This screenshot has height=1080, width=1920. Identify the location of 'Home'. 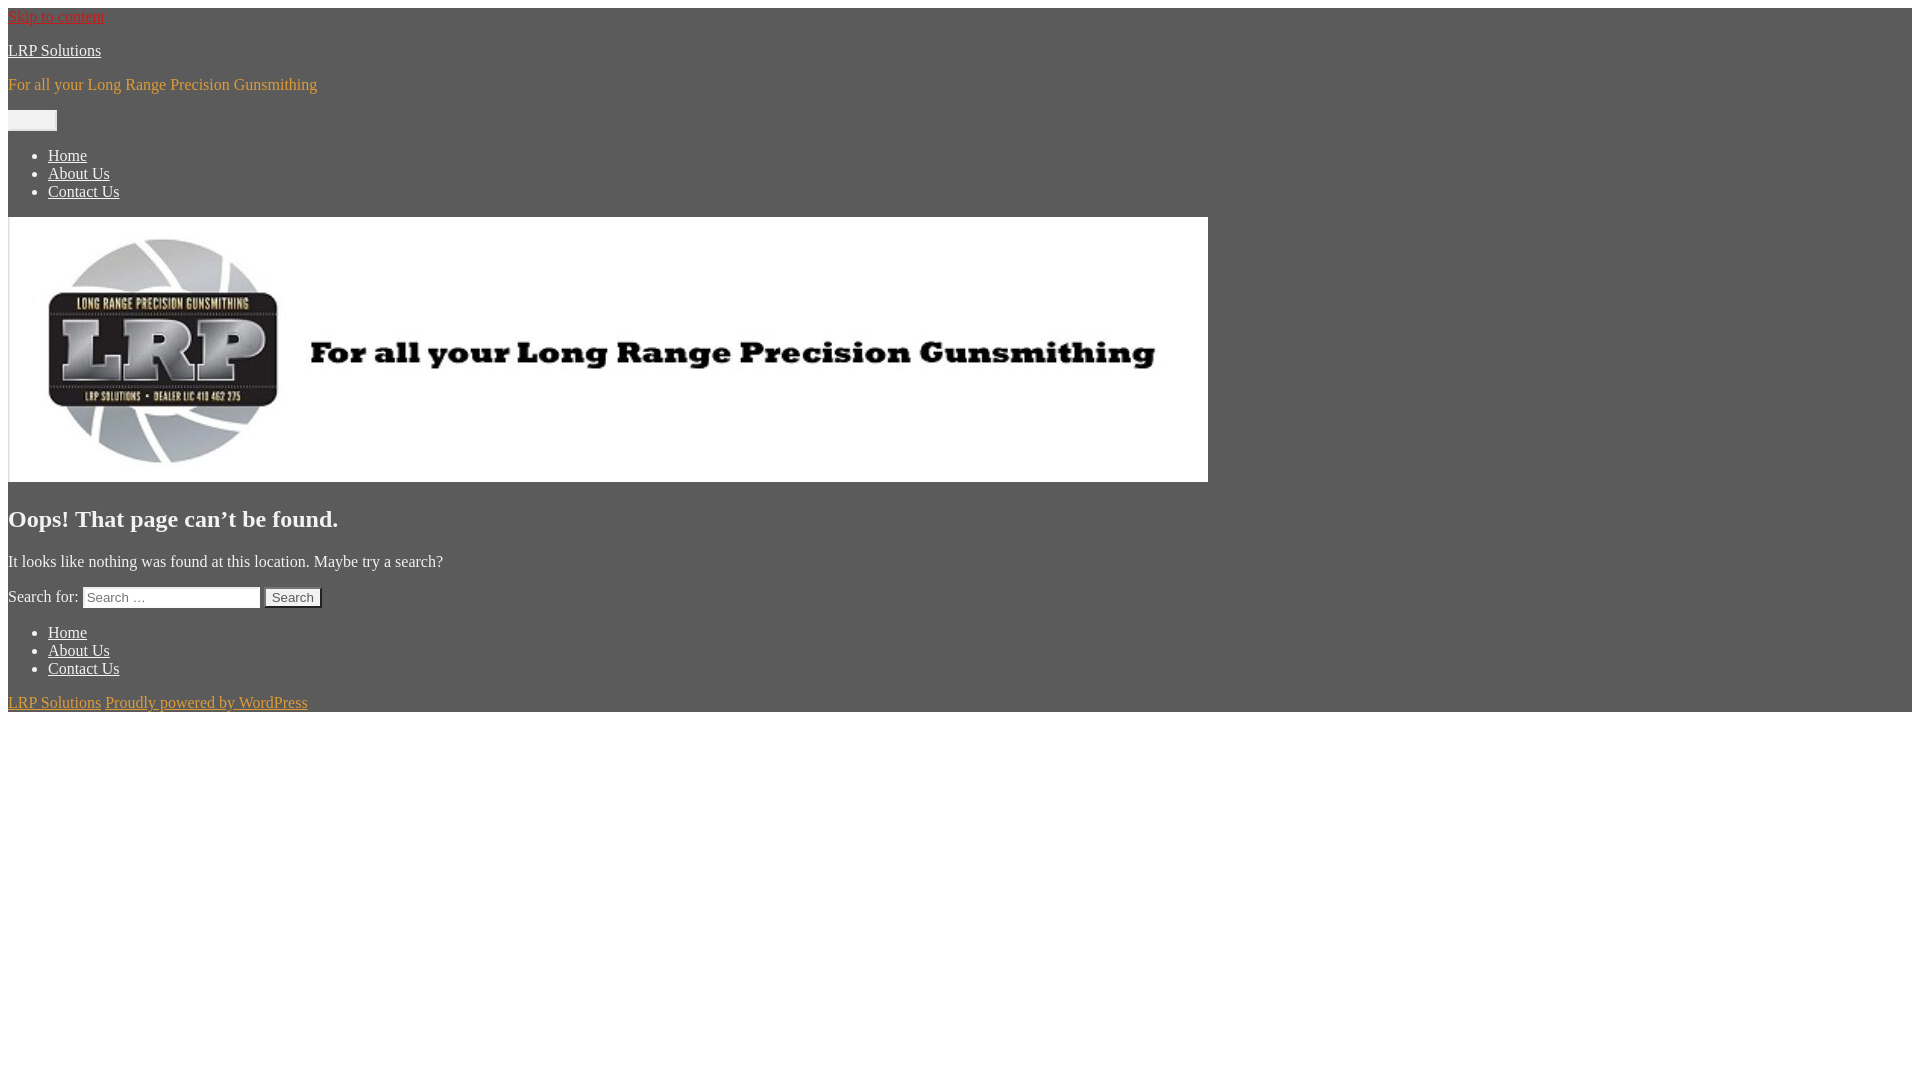
(67, 154).